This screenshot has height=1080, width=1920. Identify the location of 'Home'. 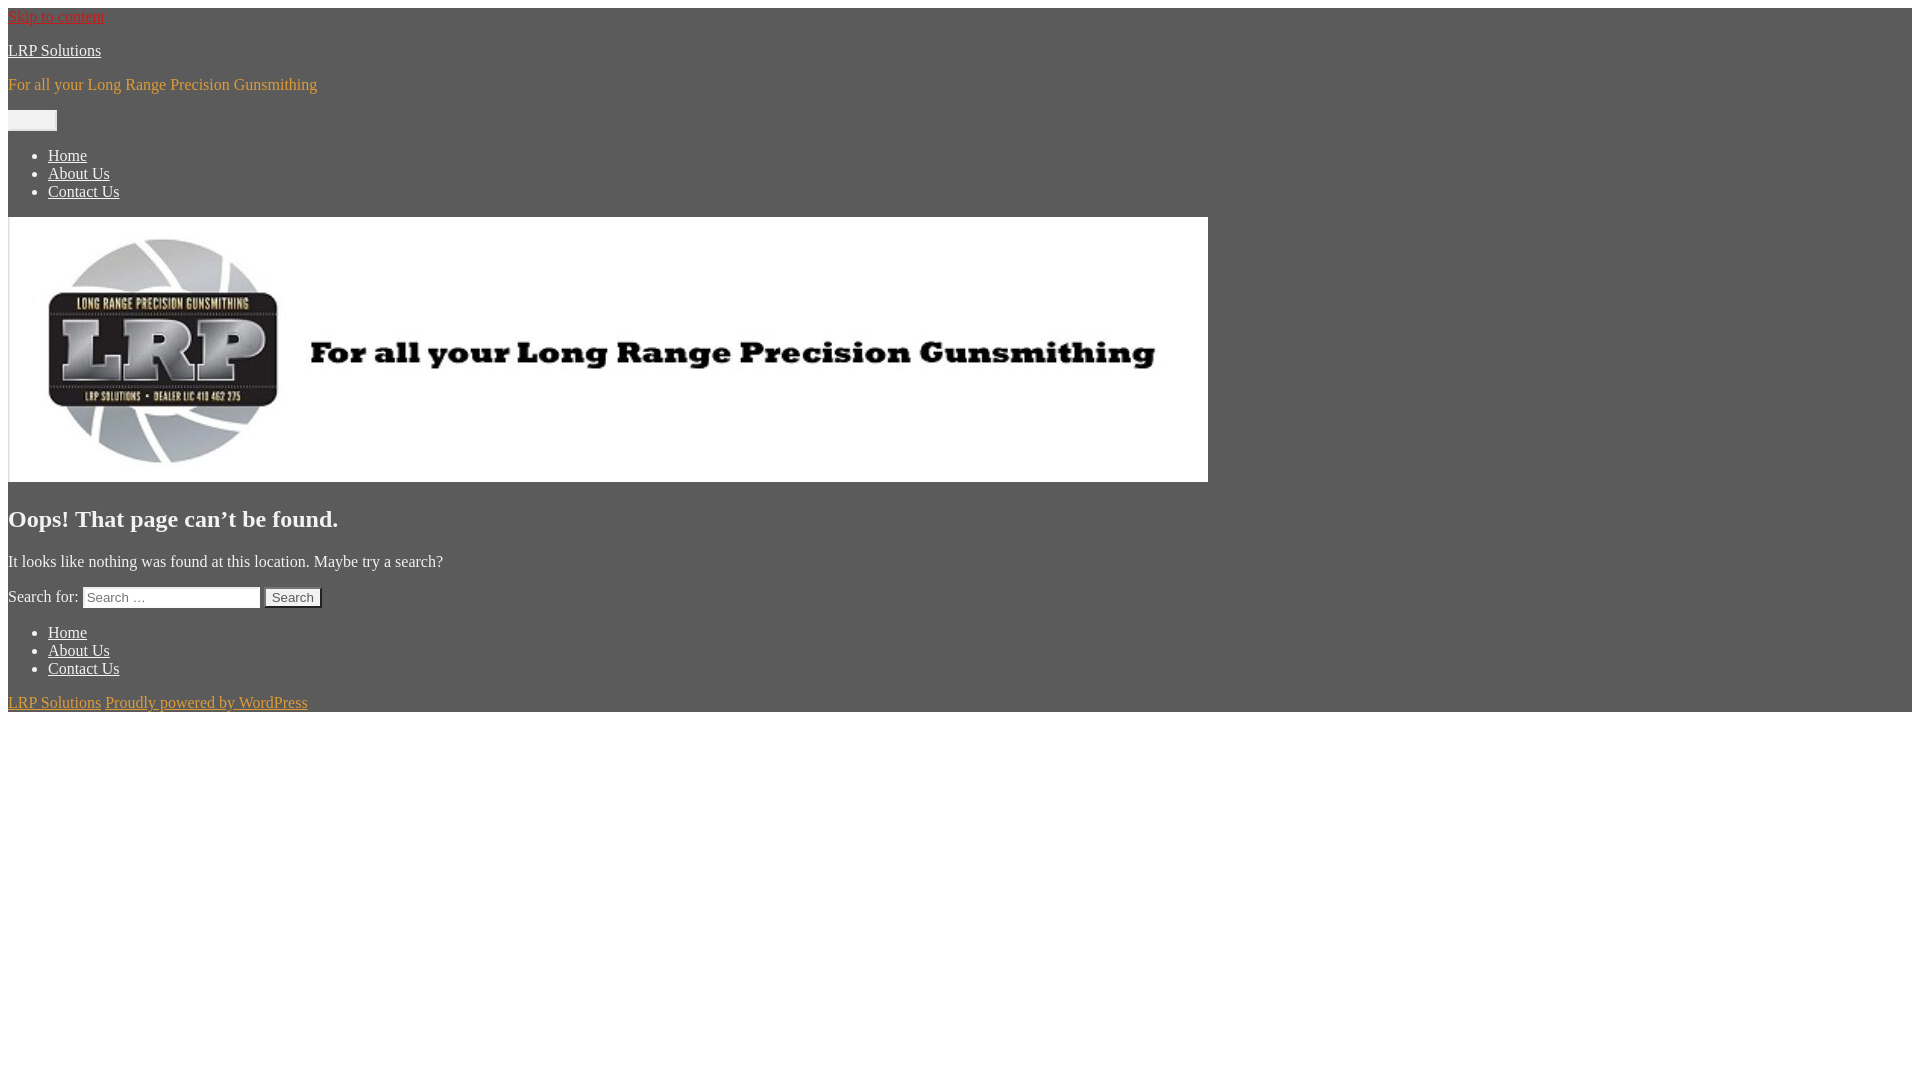
(67, 154).